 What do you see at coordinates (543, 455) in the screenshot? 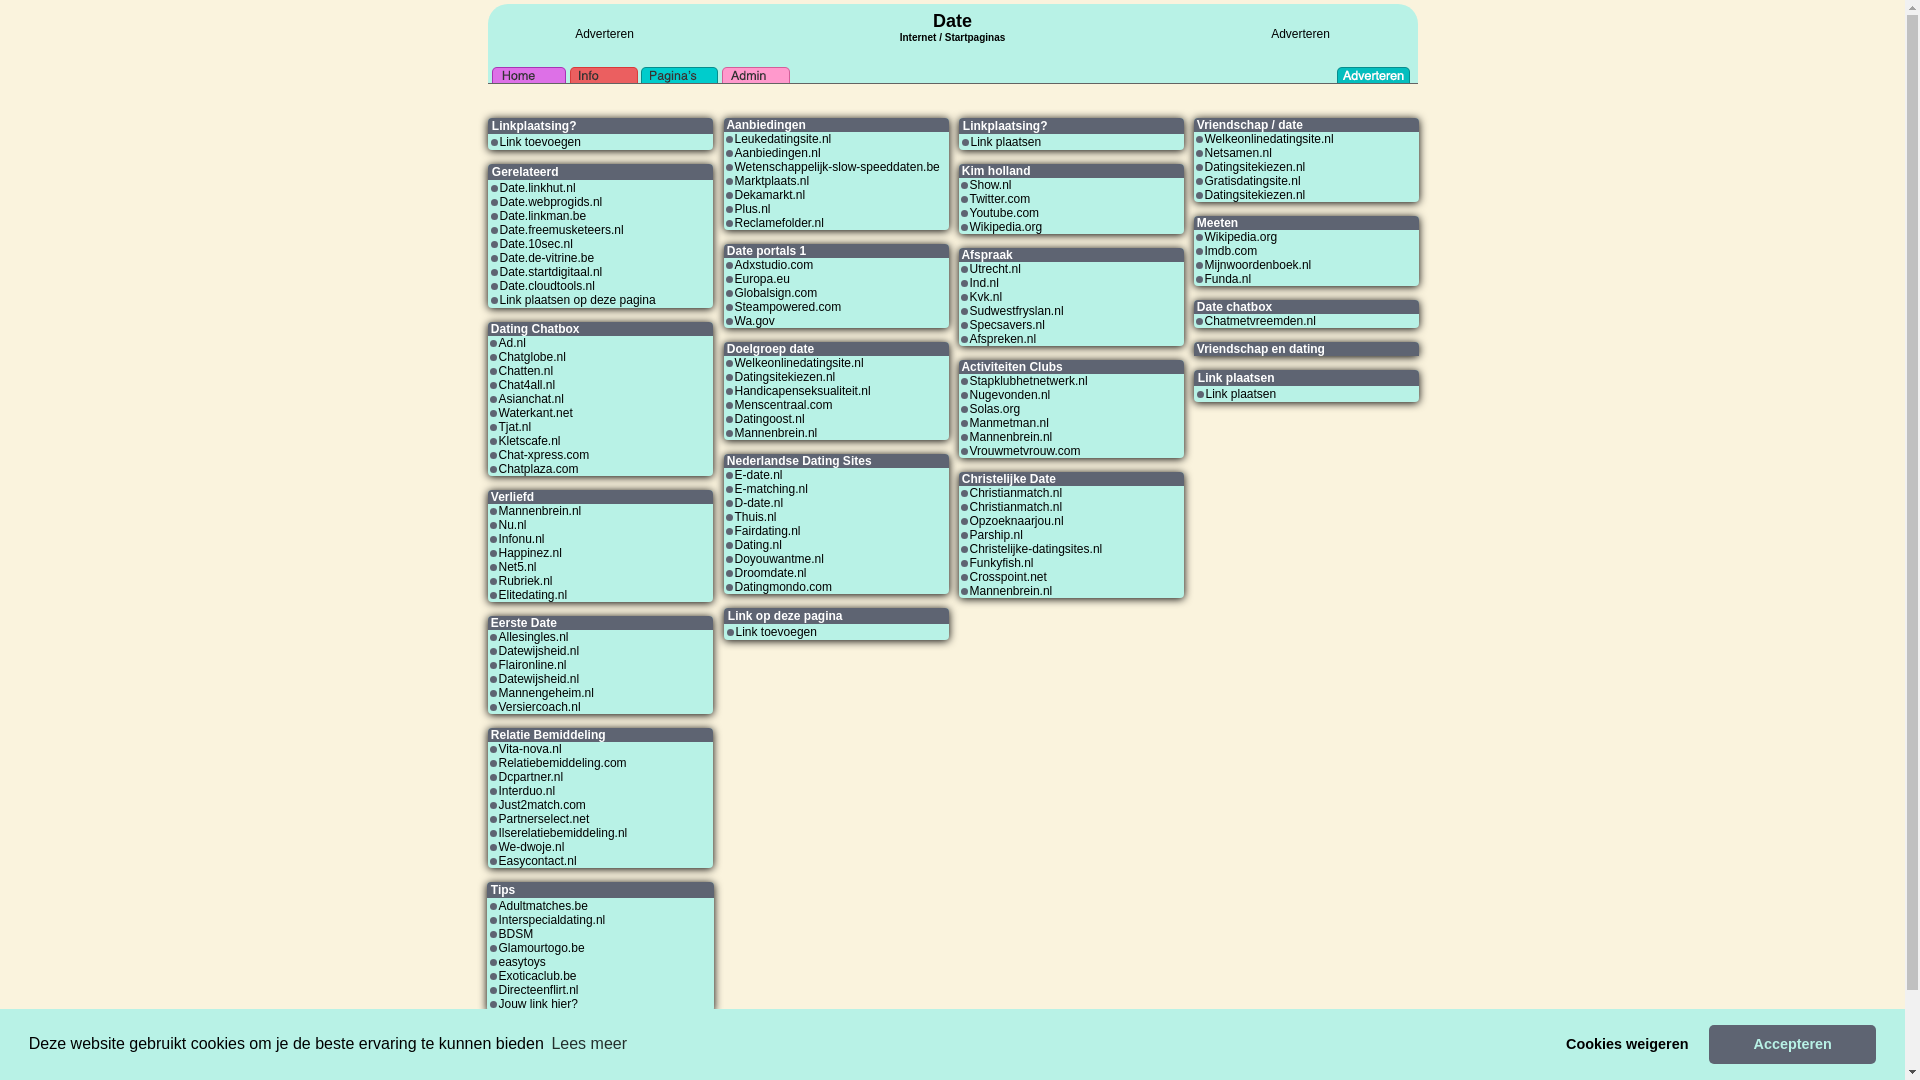
I see `'Chat-xpress.com'` at bounding box center [543, 455].